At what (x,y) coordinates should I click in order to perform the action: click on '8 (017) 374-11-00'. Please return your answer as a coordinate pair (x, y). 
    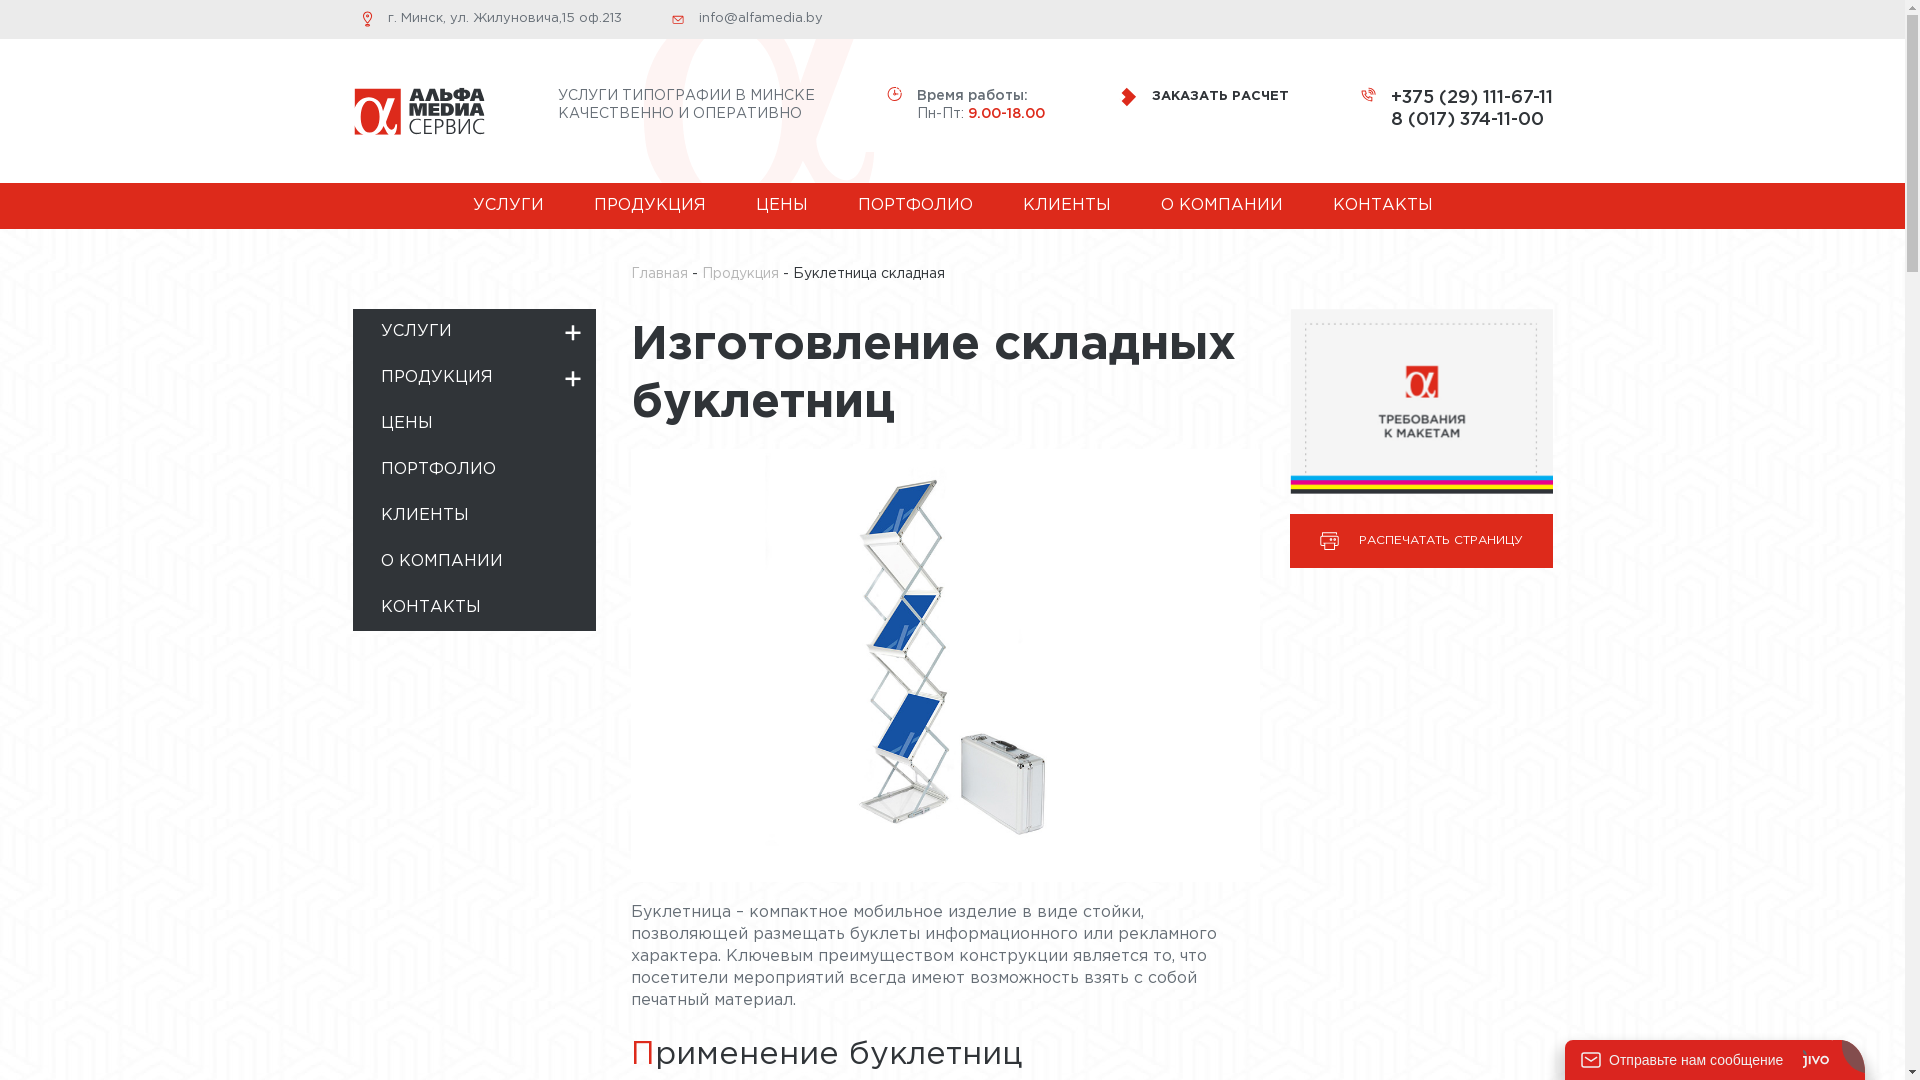
    Looking at the image, I should click on (1470, 119).